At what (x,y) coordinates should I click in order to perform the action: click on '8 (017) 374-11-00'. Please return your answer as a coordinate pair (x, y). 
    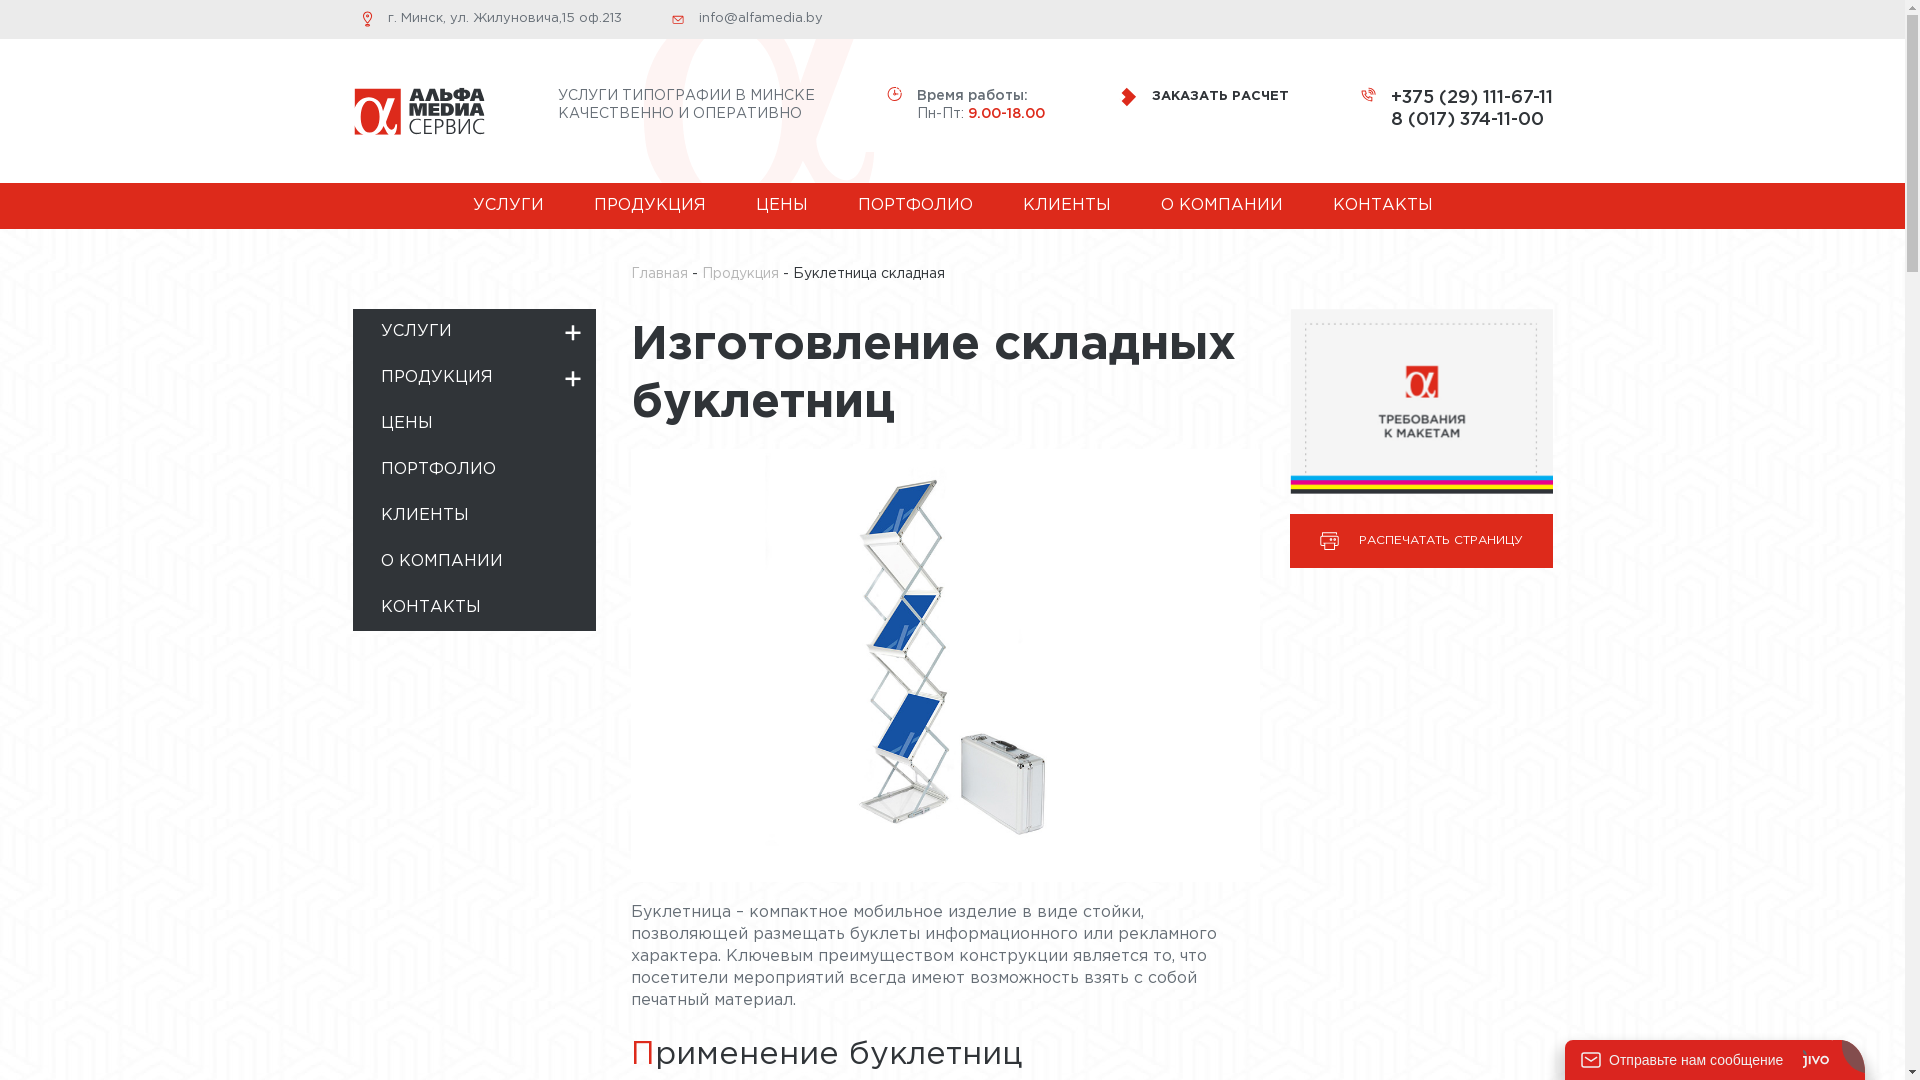
    Looking at the image, I should click on (1470, 119).